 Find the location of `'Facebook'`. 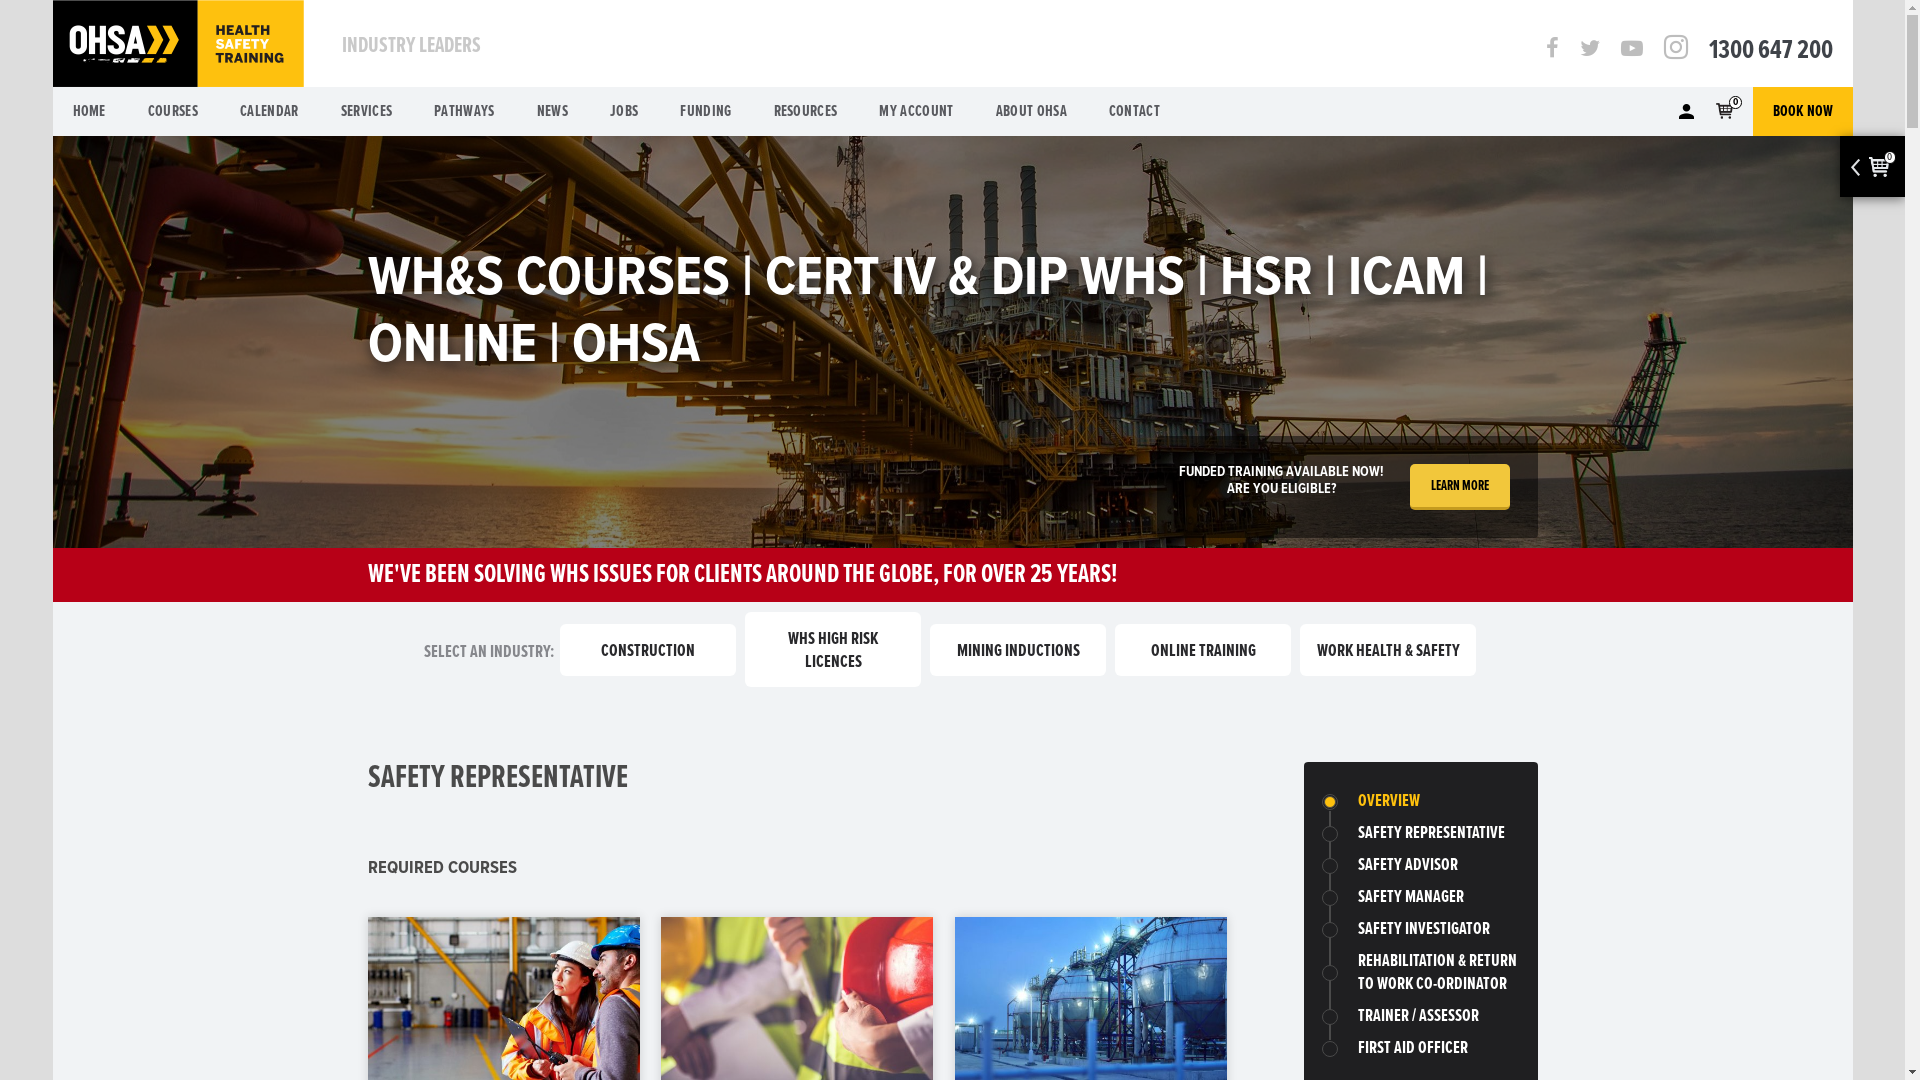

'Facebook' is located at coordinates (1551, 49).